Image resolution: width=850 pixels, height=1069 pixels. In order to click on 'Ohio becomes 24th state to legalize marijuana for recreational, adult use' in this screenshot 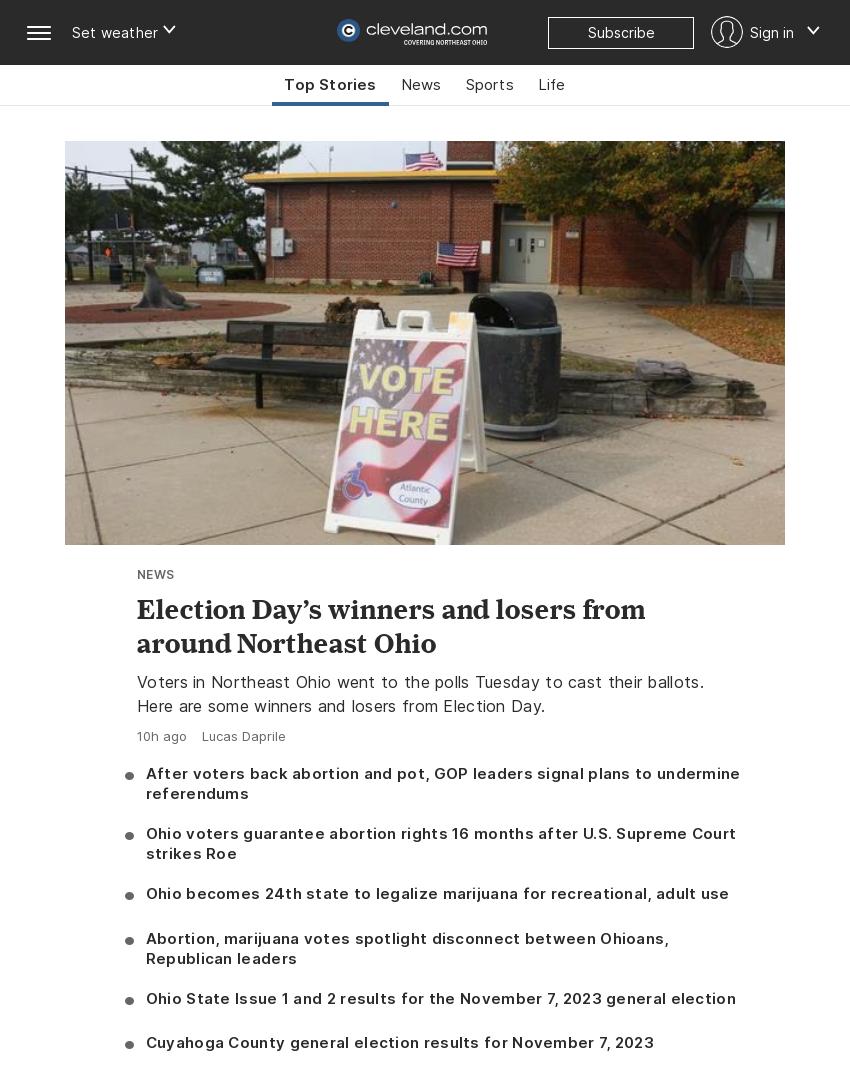, I will do `click(435, 892)`.